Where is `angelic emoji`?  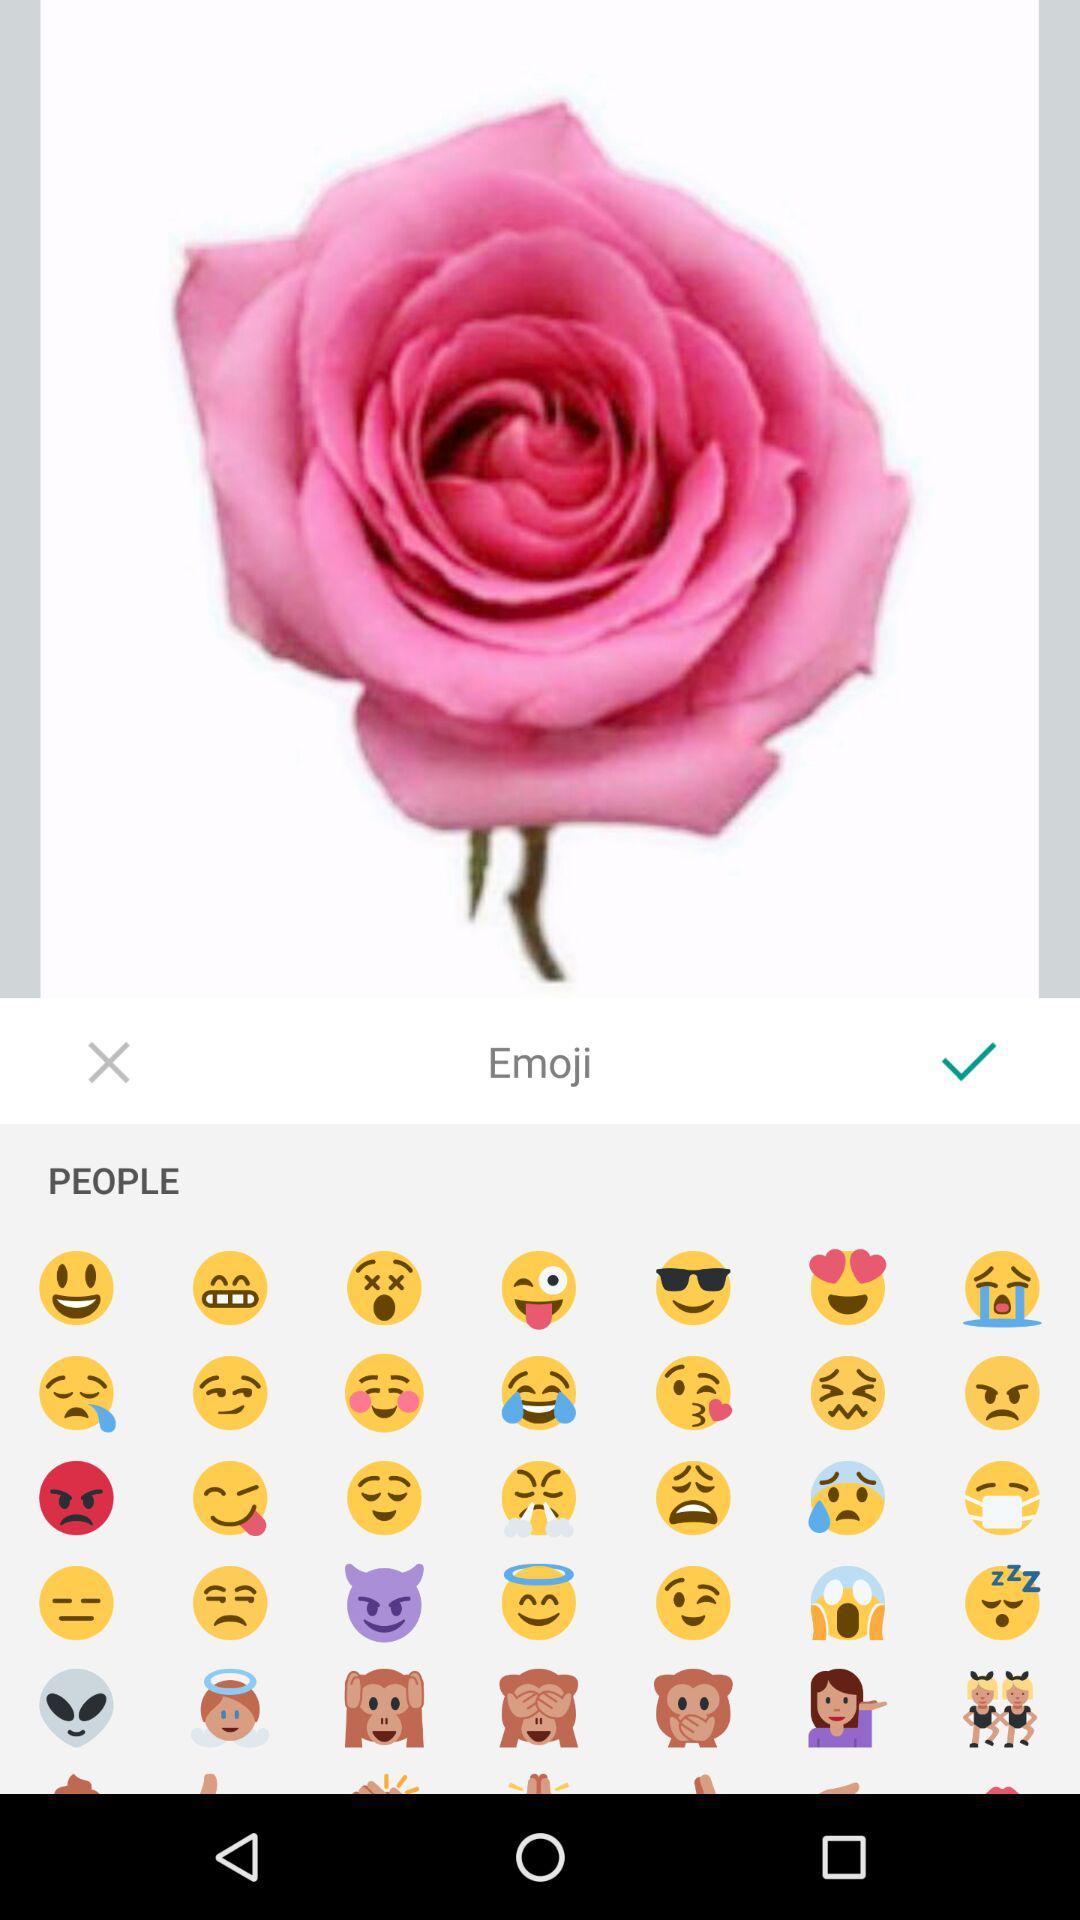 angelic emoji is located at coordinates (229, 1707).